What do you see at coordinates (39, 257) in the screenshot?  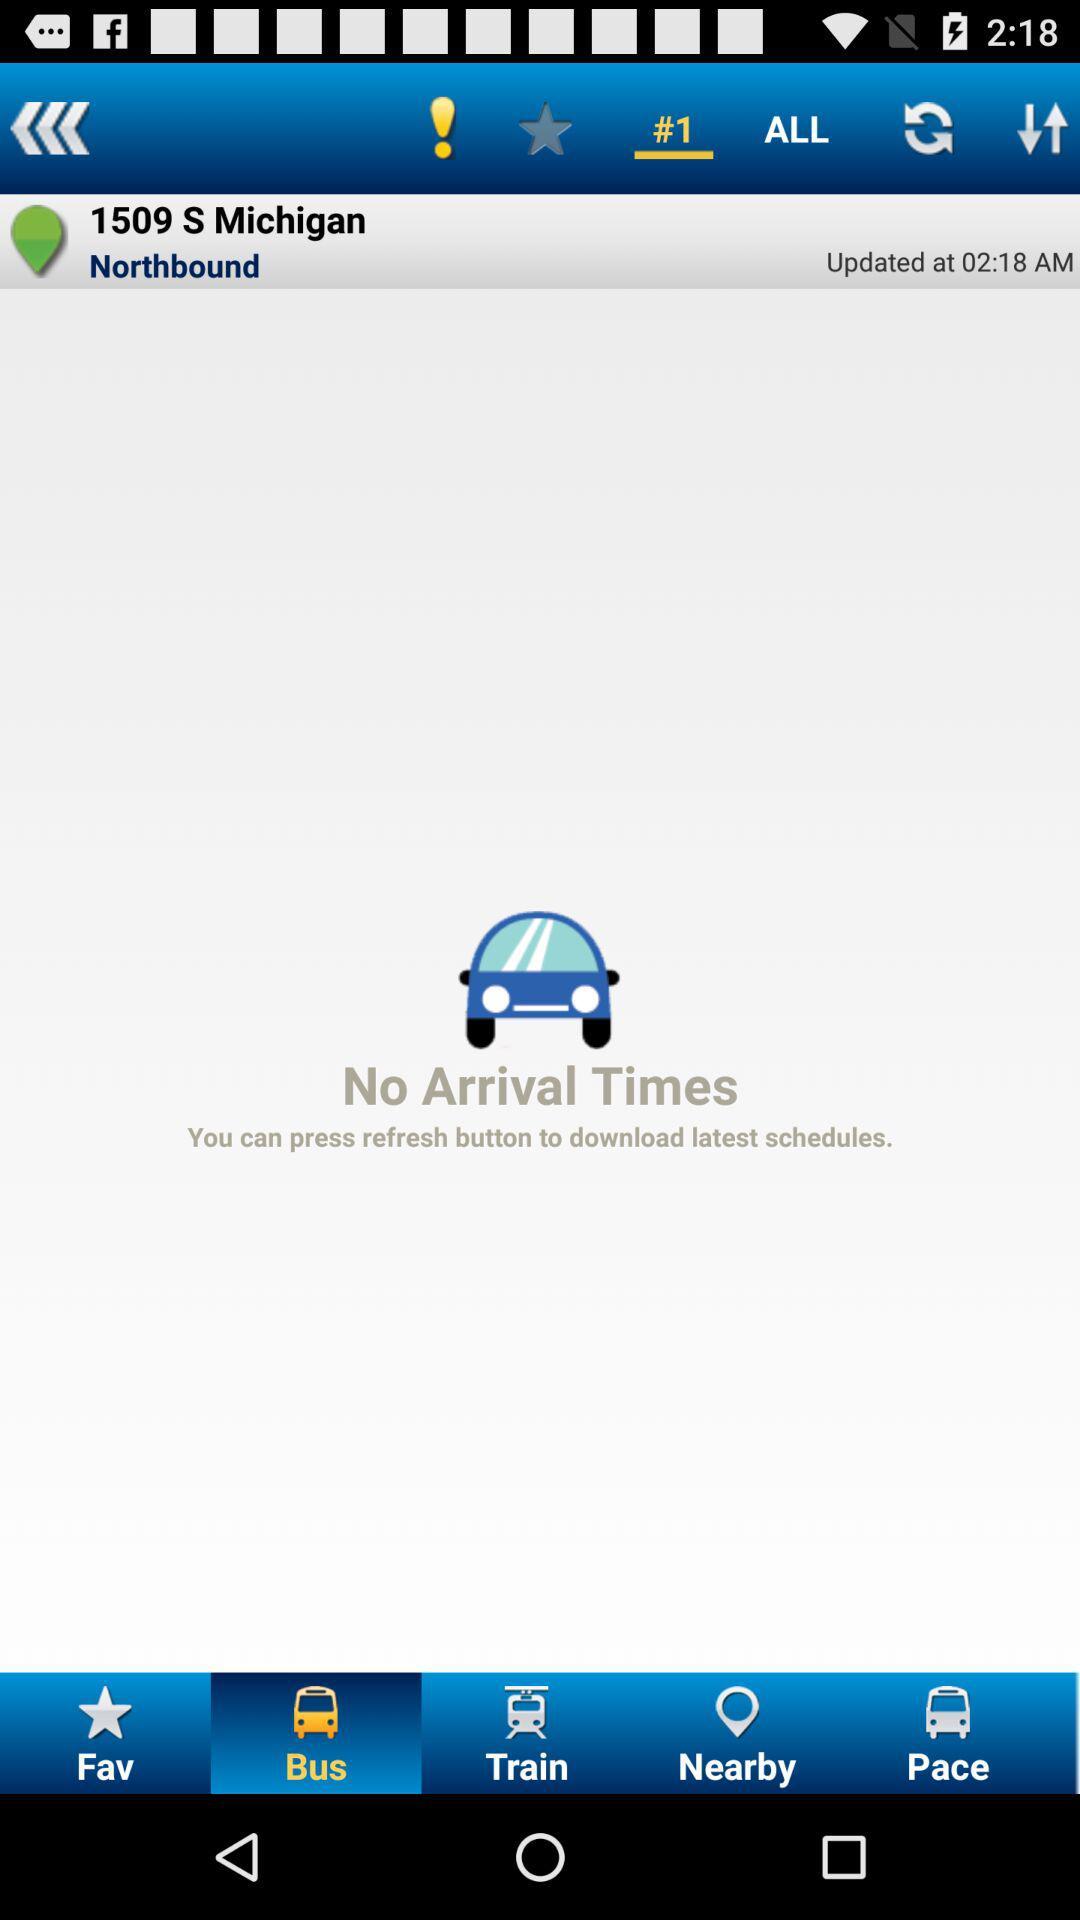 I see `the favorite icon` at bounding box center [39, 257].